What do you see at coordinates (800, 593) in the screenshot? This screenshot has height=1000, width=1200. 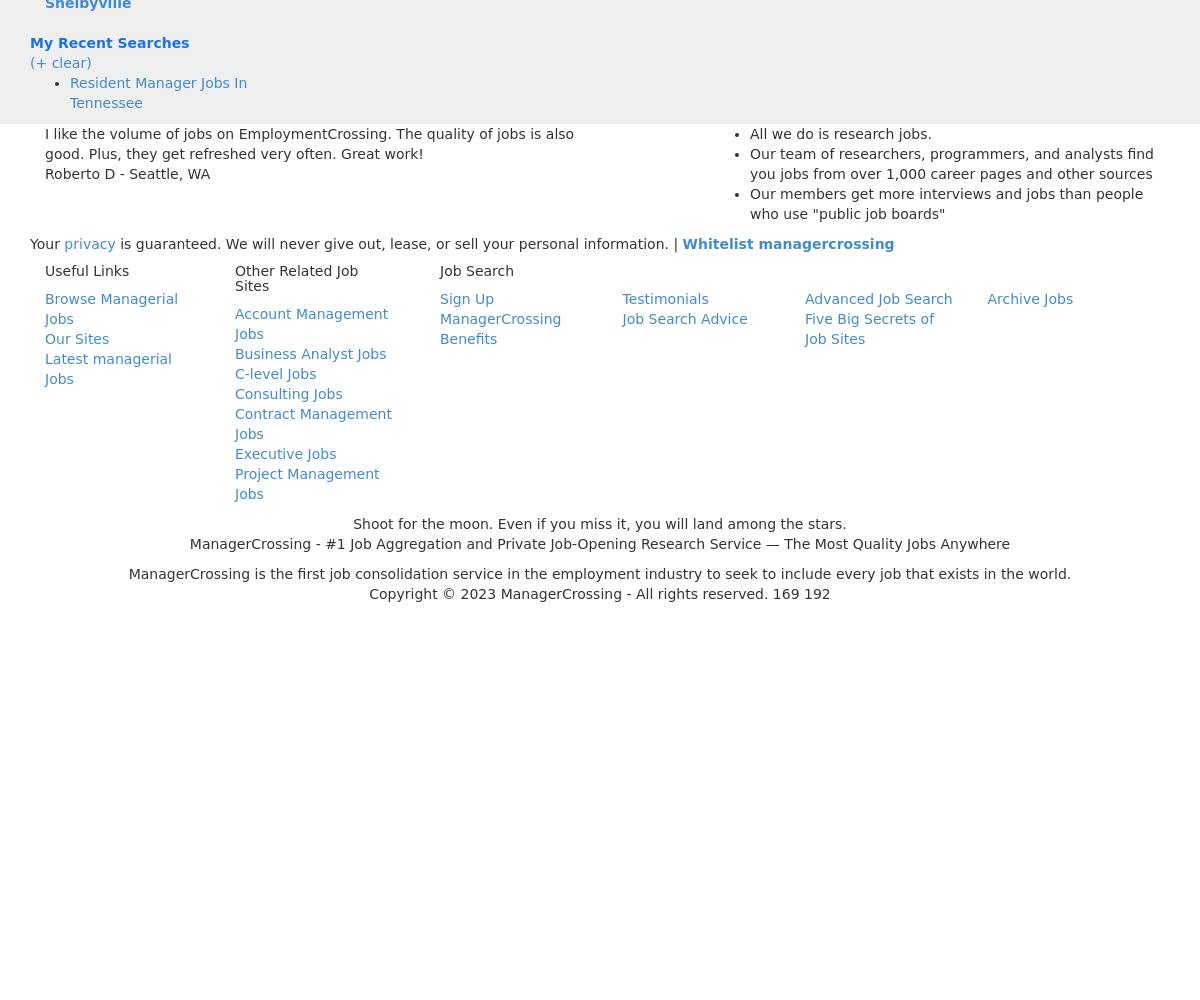 I see `'169 192'` at bounding box center [800, 593].